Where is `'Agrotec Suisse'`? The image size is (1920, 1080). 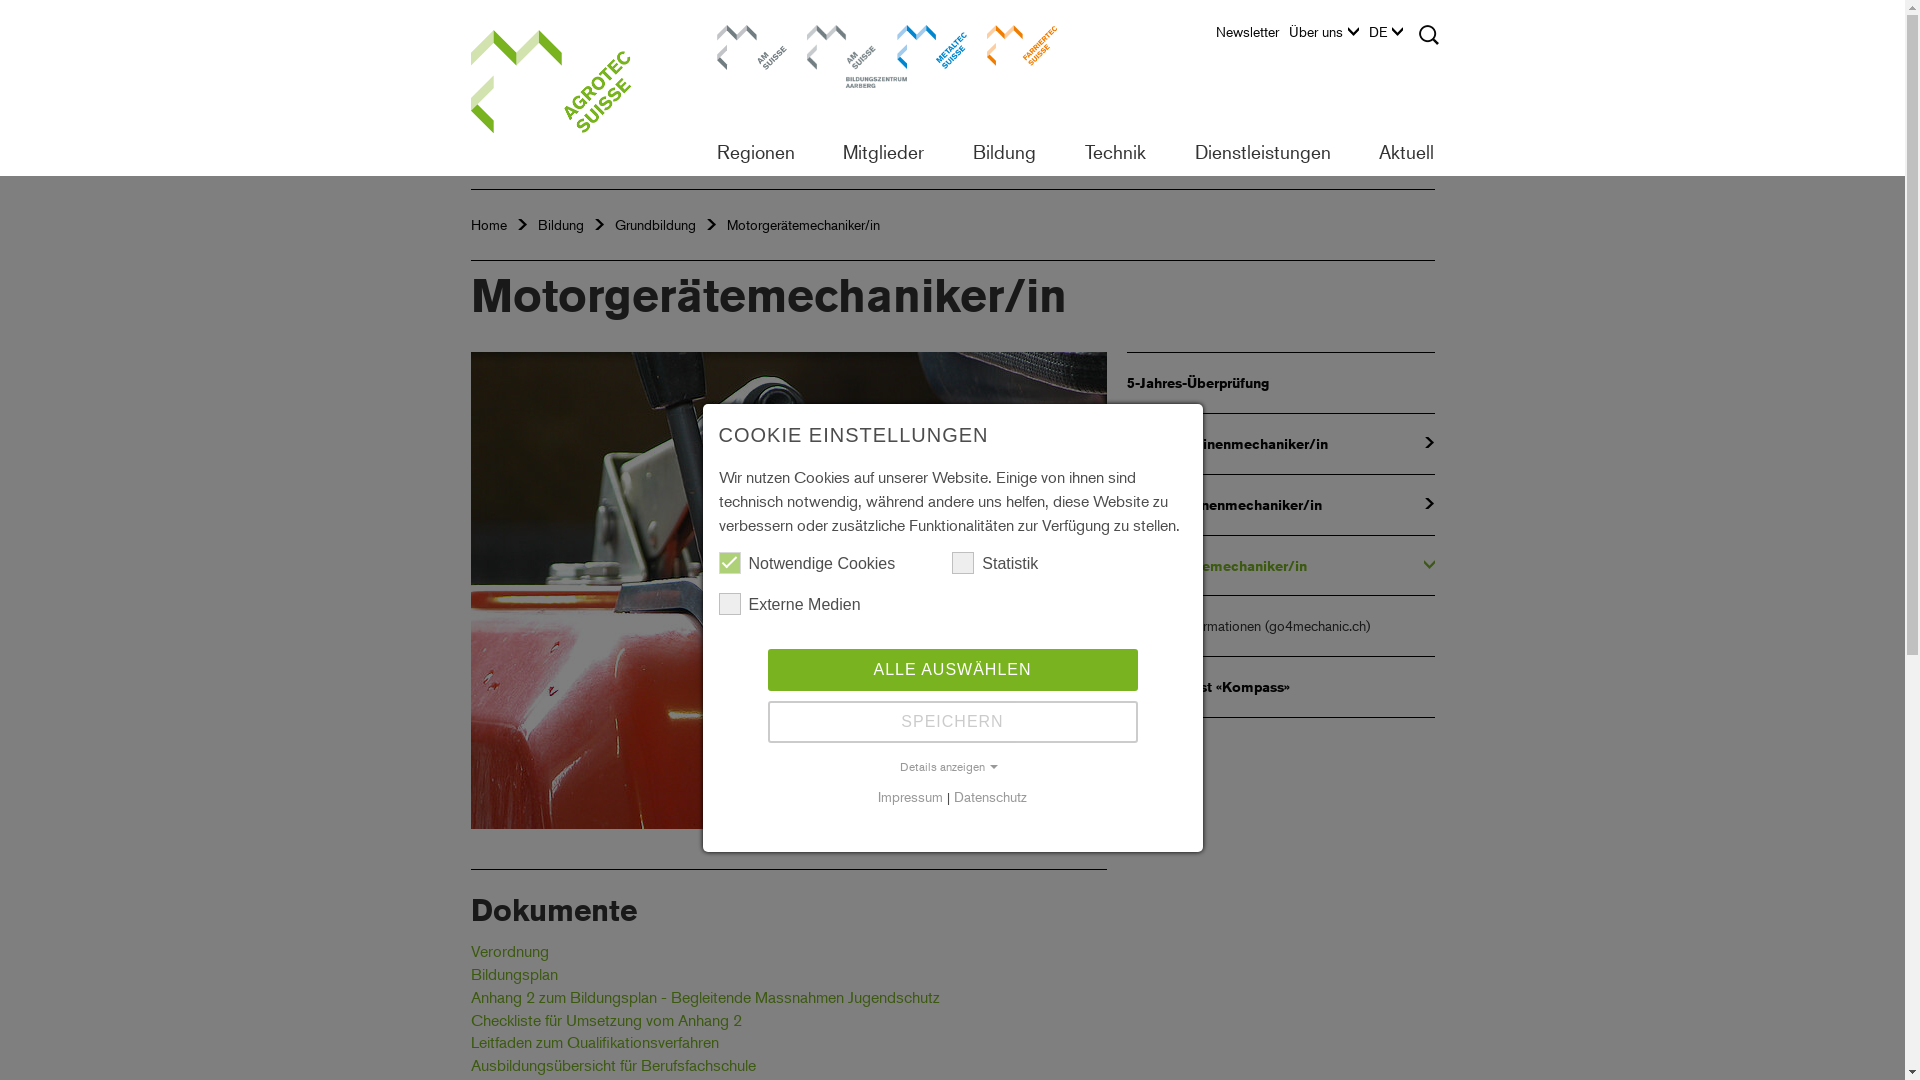 'Agrotec Suisse' is located at coordinates (574, 87).